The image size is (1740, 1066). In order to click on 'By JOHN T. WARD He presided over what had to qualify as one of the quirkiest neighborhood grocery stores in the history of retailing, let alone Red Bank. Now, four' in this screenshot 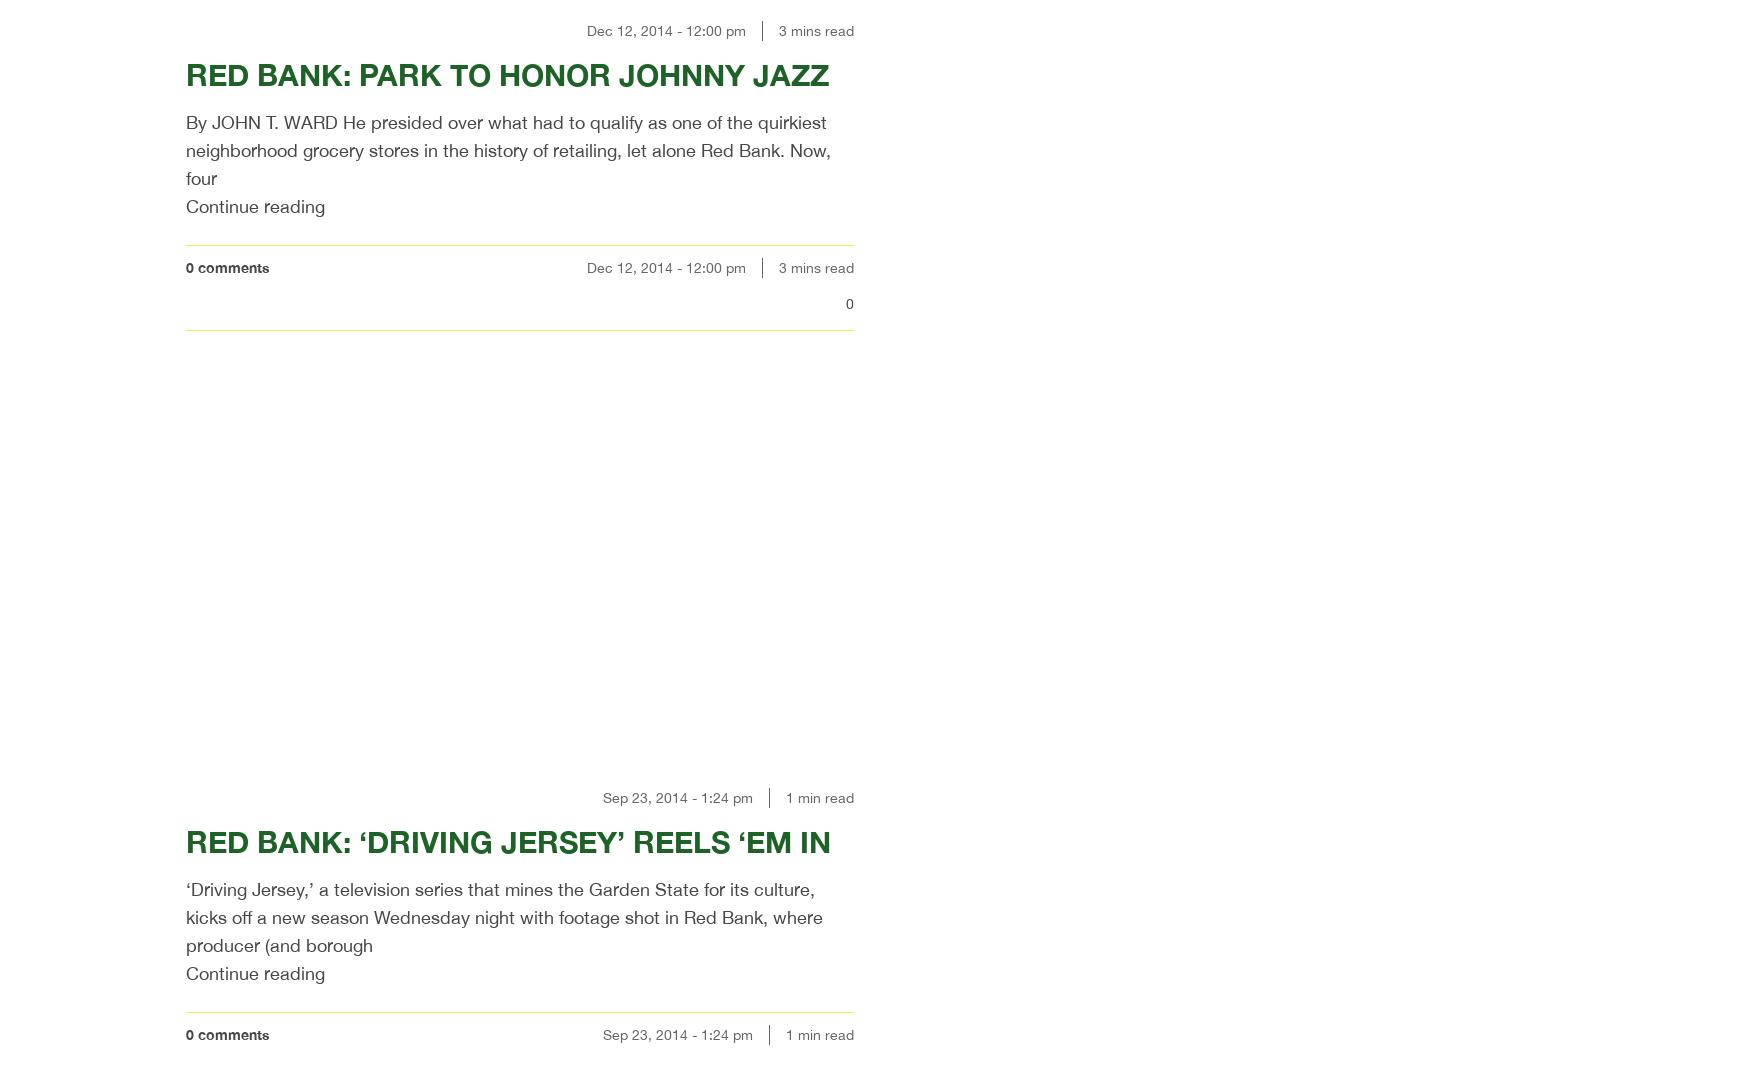, I will do `click(507, 149)`.